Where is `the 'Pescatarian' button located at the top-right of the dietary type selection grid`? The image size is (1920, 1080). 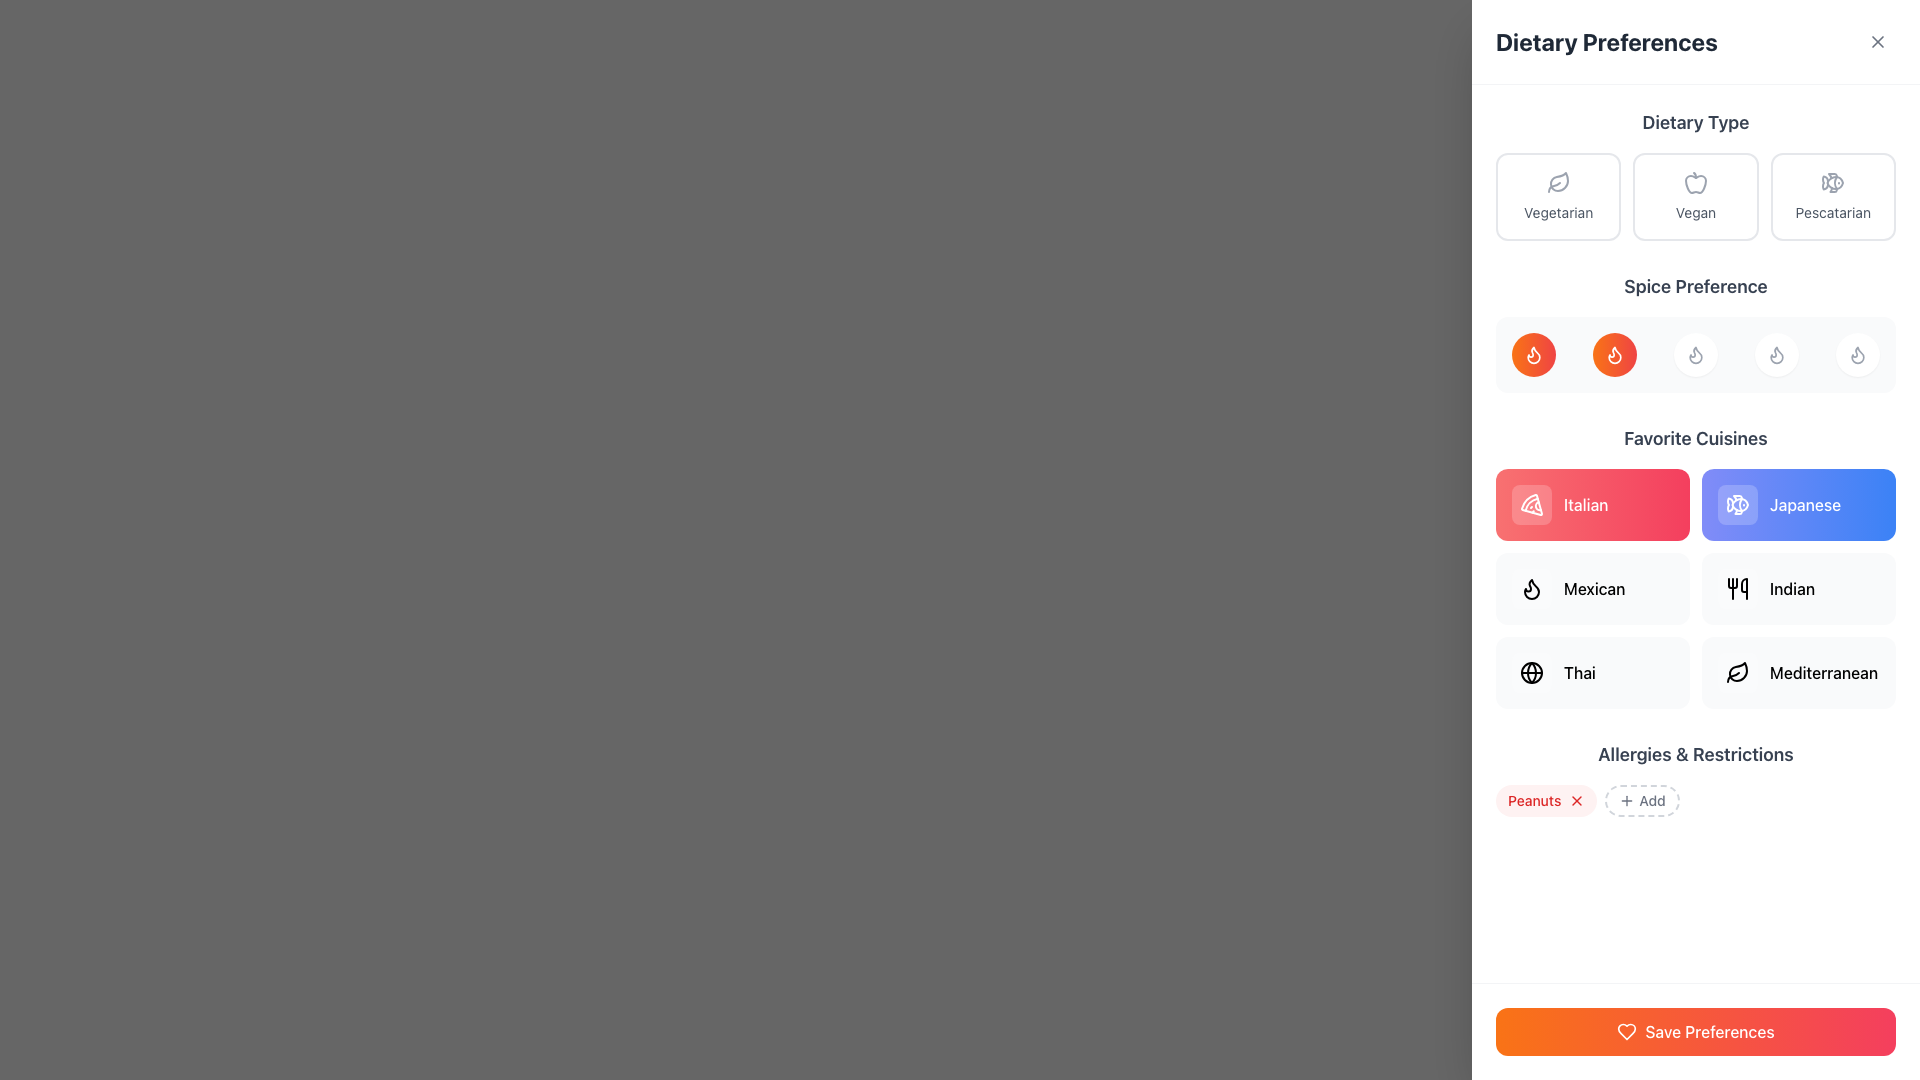
the 'Pescatarian' button located at the top-right of the dietary type selection grid is located at coordinates (1833, 196).